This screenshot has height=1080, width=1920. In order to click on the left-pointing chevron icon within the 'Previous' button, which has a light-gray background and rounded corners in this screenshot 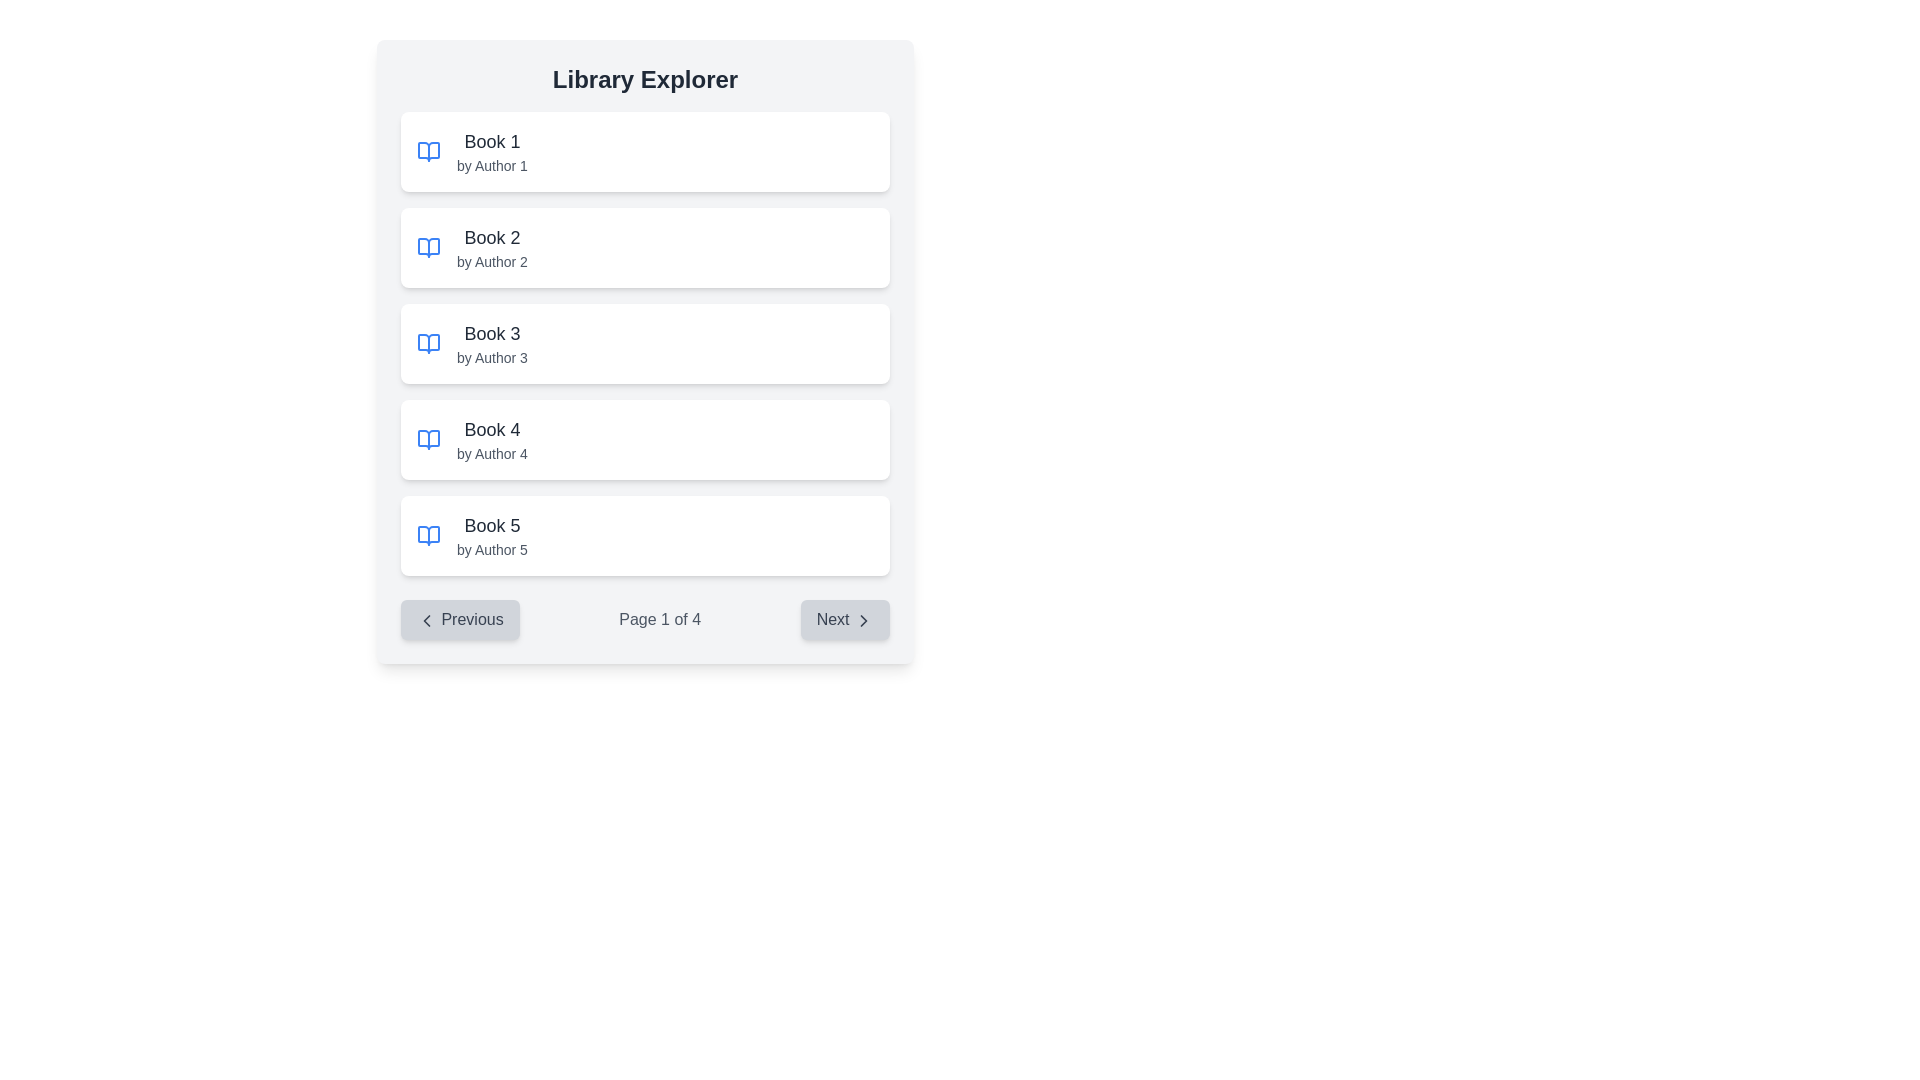, I will do `click(426, 619)`.